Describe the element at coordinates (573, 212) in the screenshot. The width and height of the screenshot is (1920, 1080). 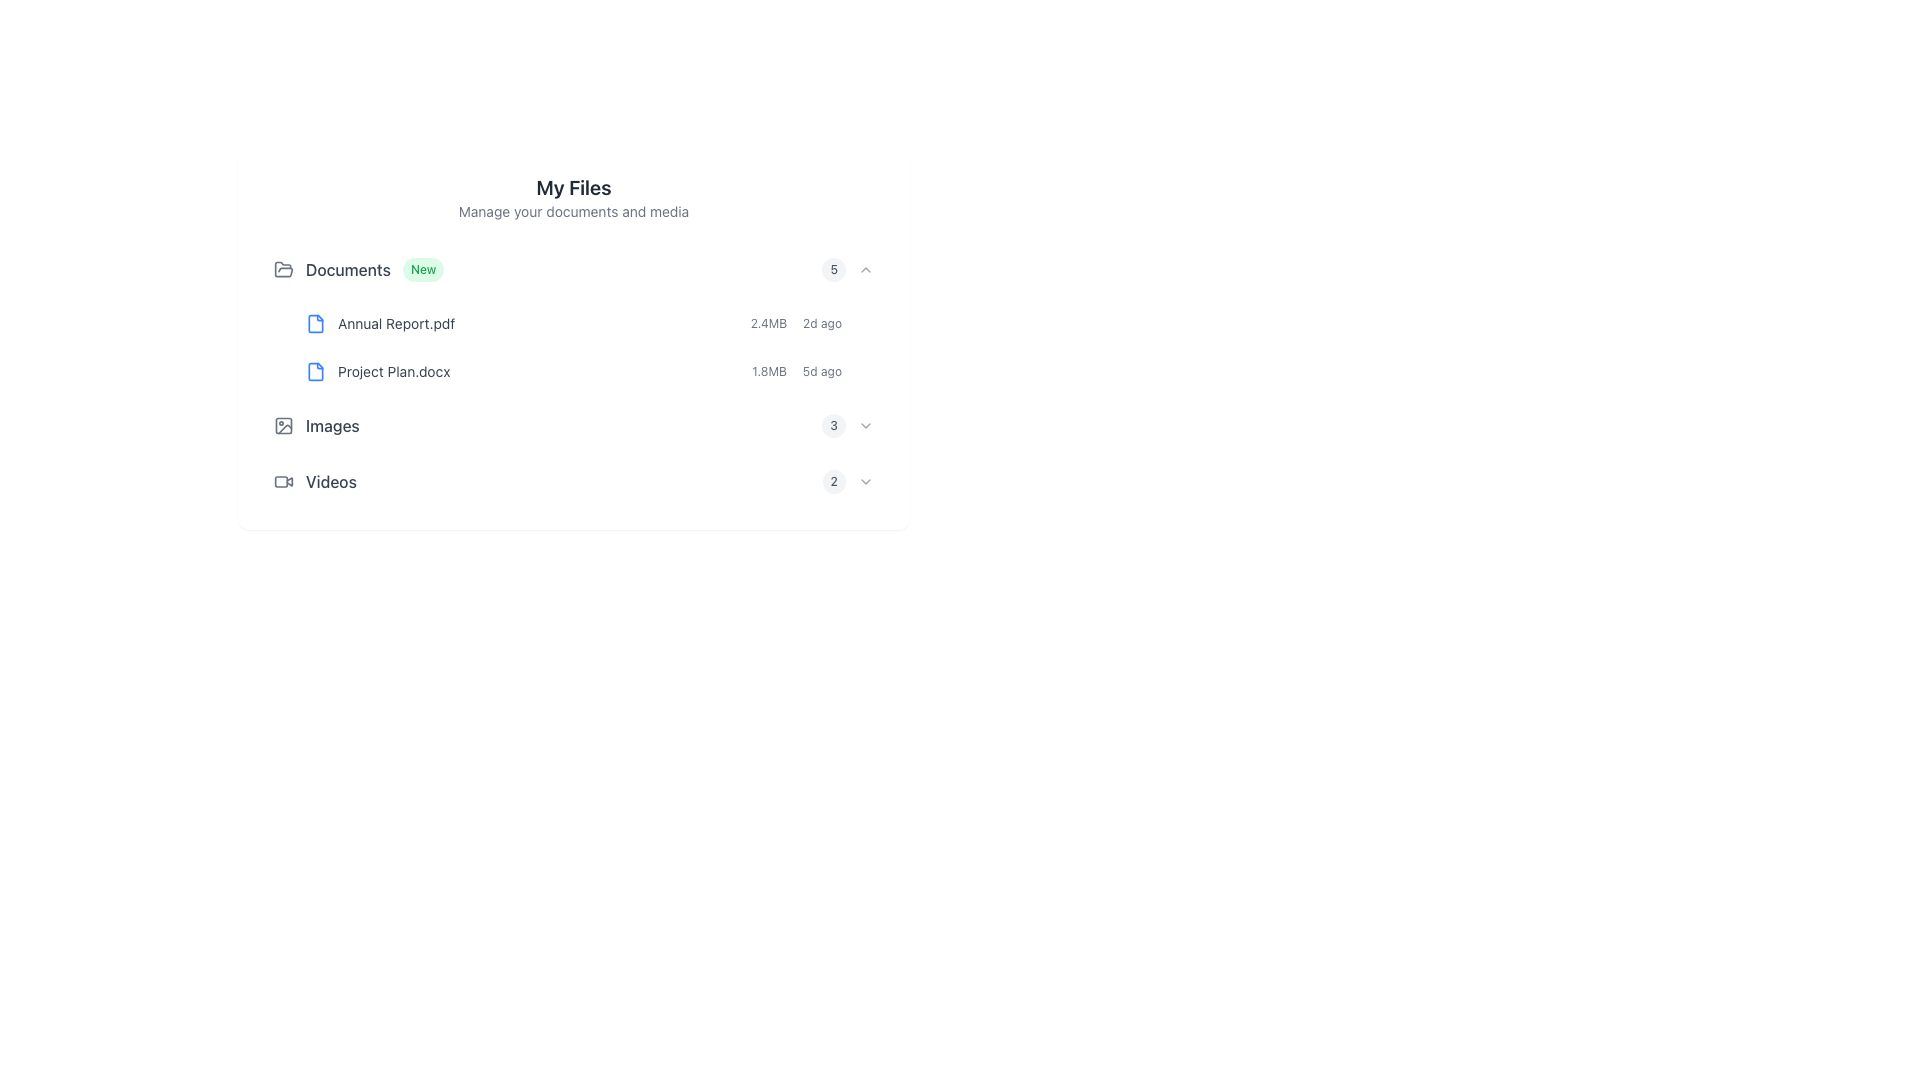
I see `the static text element located directly under the 'My Files' title, which provides additional context about this section` at that location.